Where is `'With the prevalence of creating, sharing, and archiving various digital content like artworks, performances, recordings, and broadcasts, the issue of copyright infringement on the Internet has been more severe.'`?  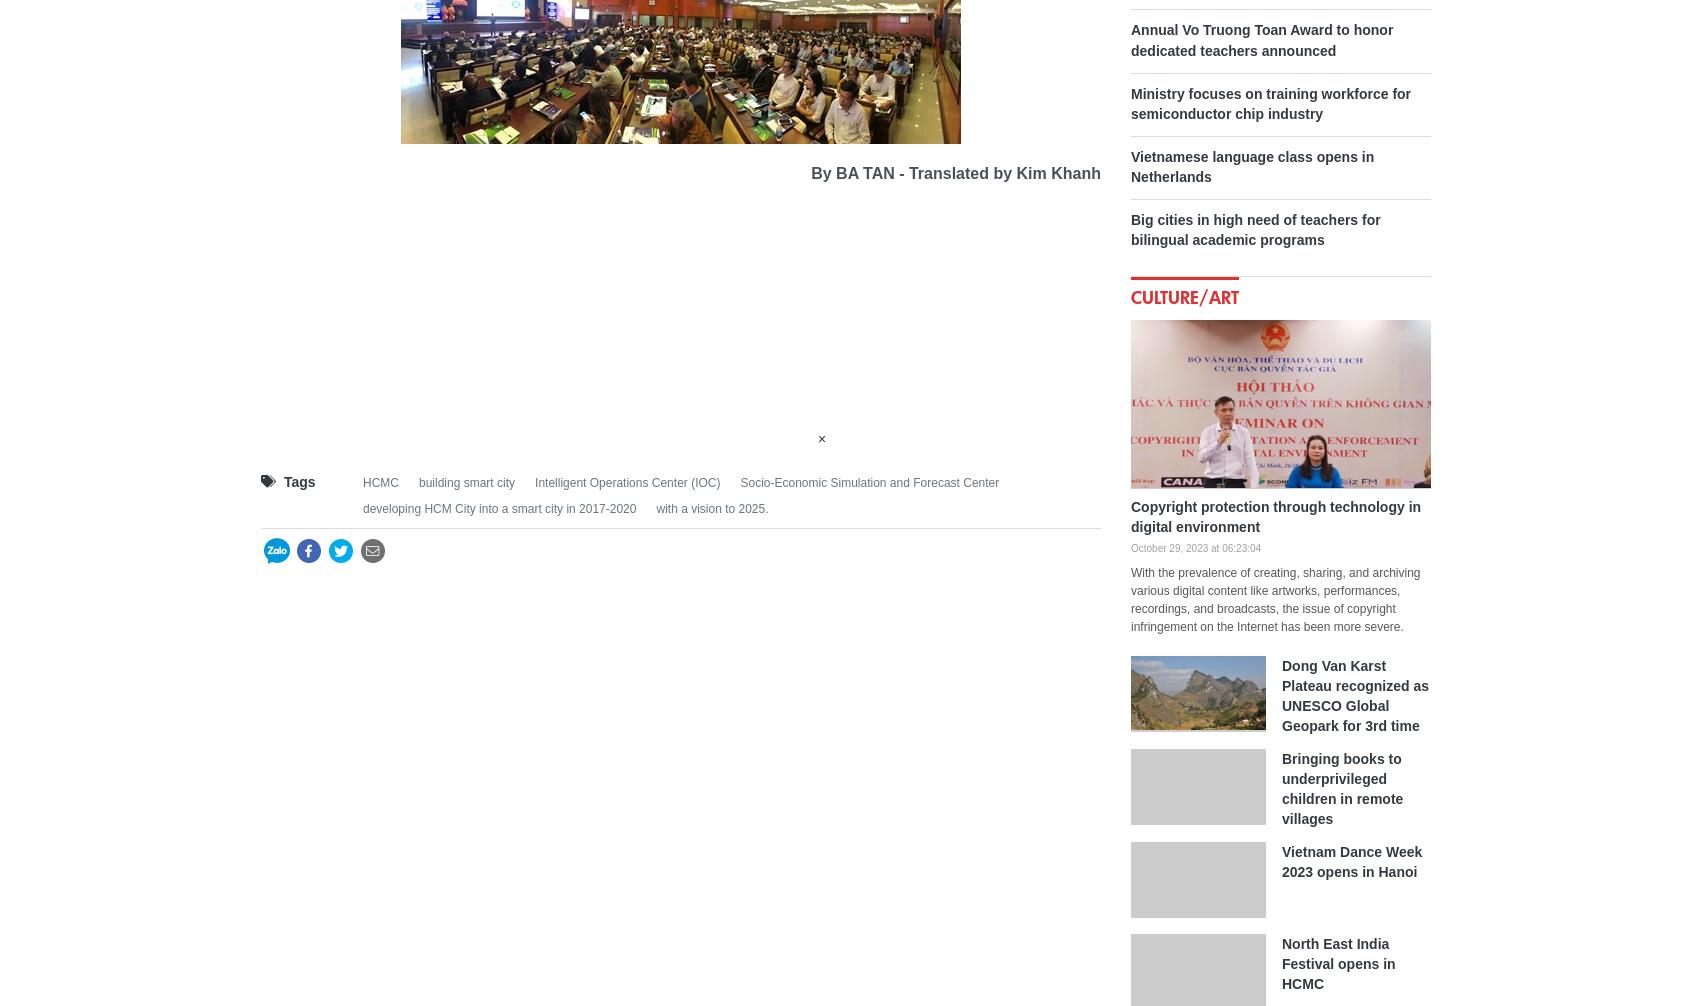 'With the prevalence of creating, sharing, and archiving various digital content like artworks, performances, recordings, and broadcasts, the issue of copyright infringement on the Internet has been more severe.' is located at coordinates (1274, 598).